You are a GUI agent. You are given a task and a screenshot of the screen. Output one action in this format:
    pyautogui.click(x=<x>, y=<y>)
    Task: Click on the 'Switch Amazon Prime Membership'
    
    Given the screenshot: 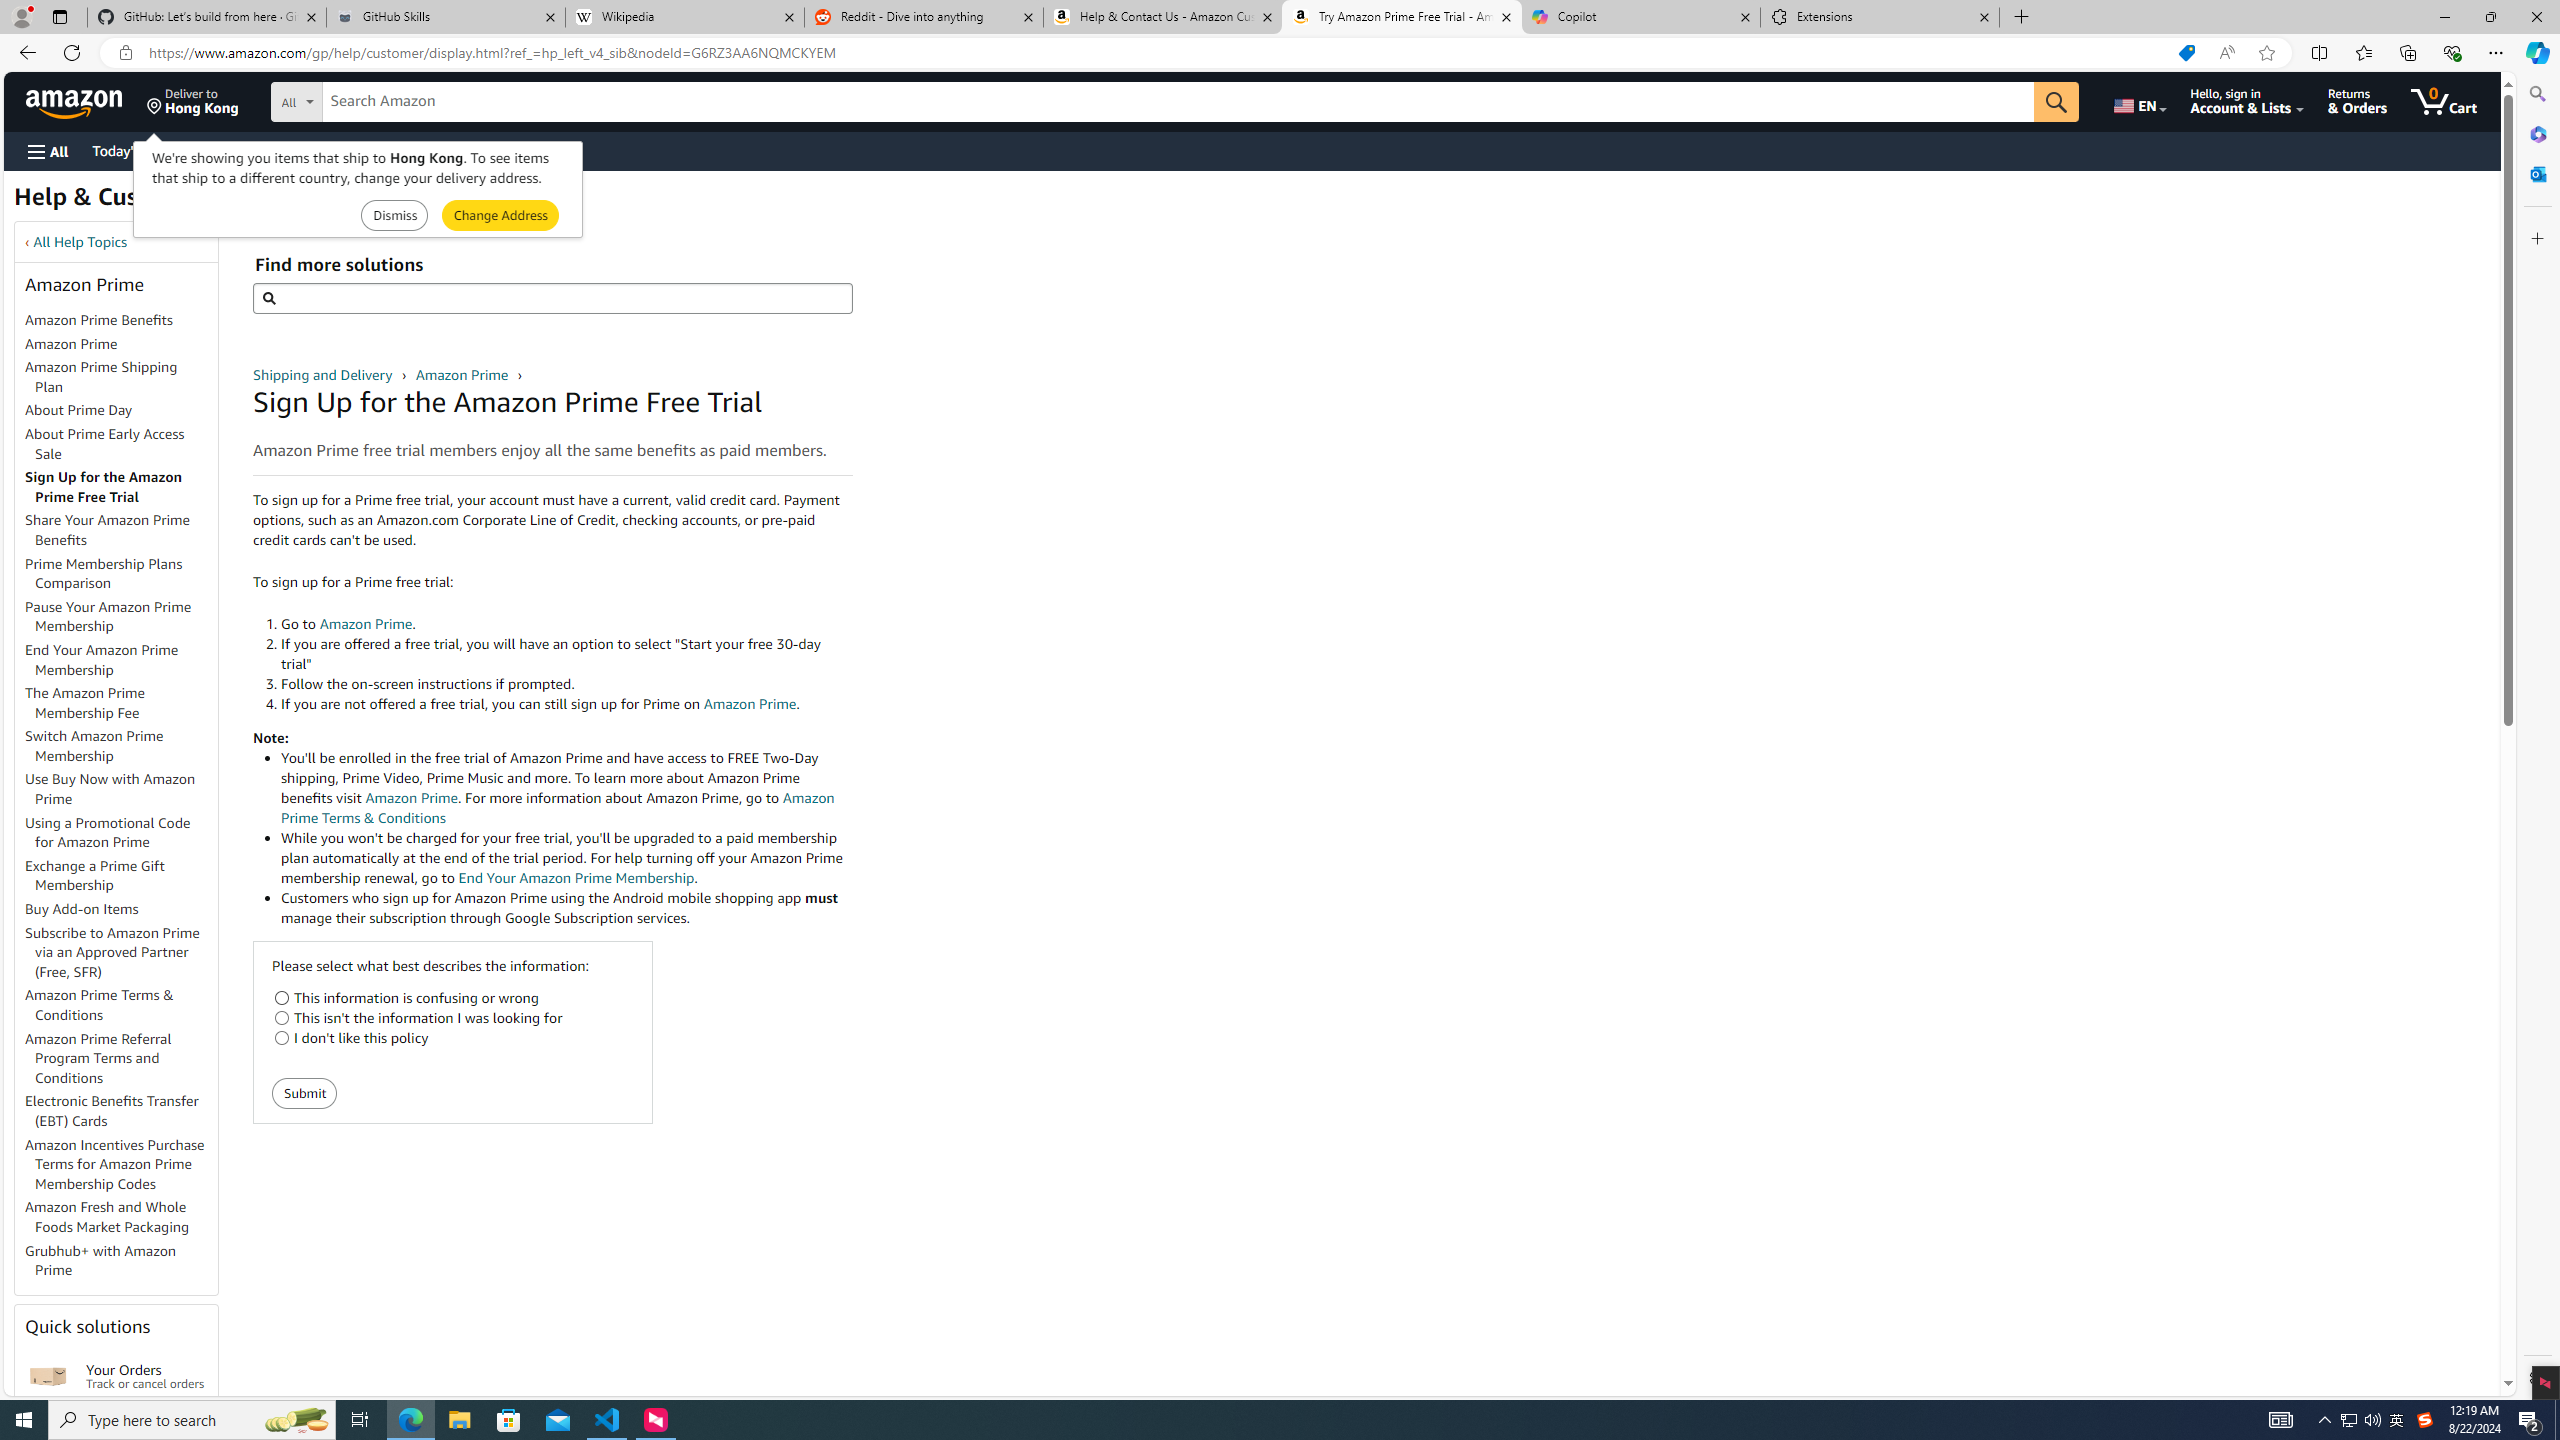 What is the action you would take?
    pyautogui.click(x=93, y=744)
    